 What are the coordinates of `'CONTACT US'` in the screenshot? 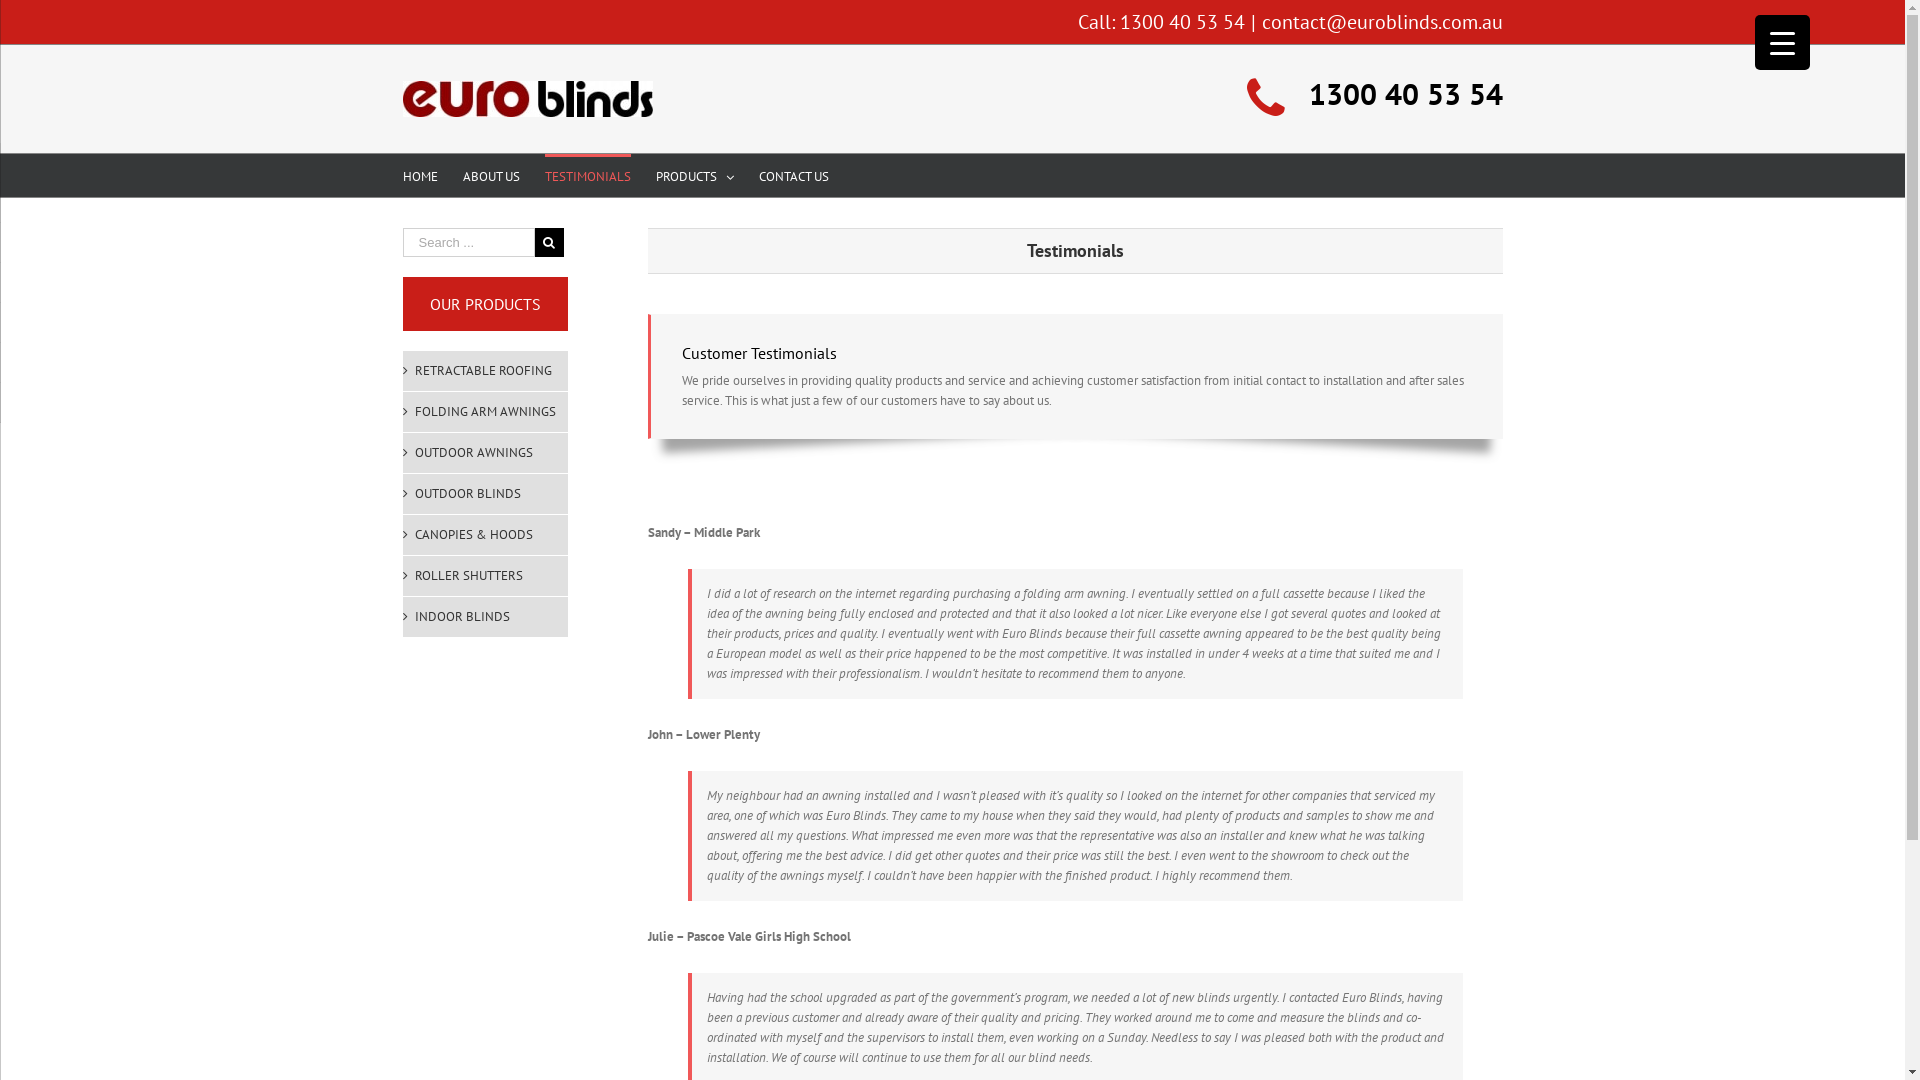 It's located at (757, 174).